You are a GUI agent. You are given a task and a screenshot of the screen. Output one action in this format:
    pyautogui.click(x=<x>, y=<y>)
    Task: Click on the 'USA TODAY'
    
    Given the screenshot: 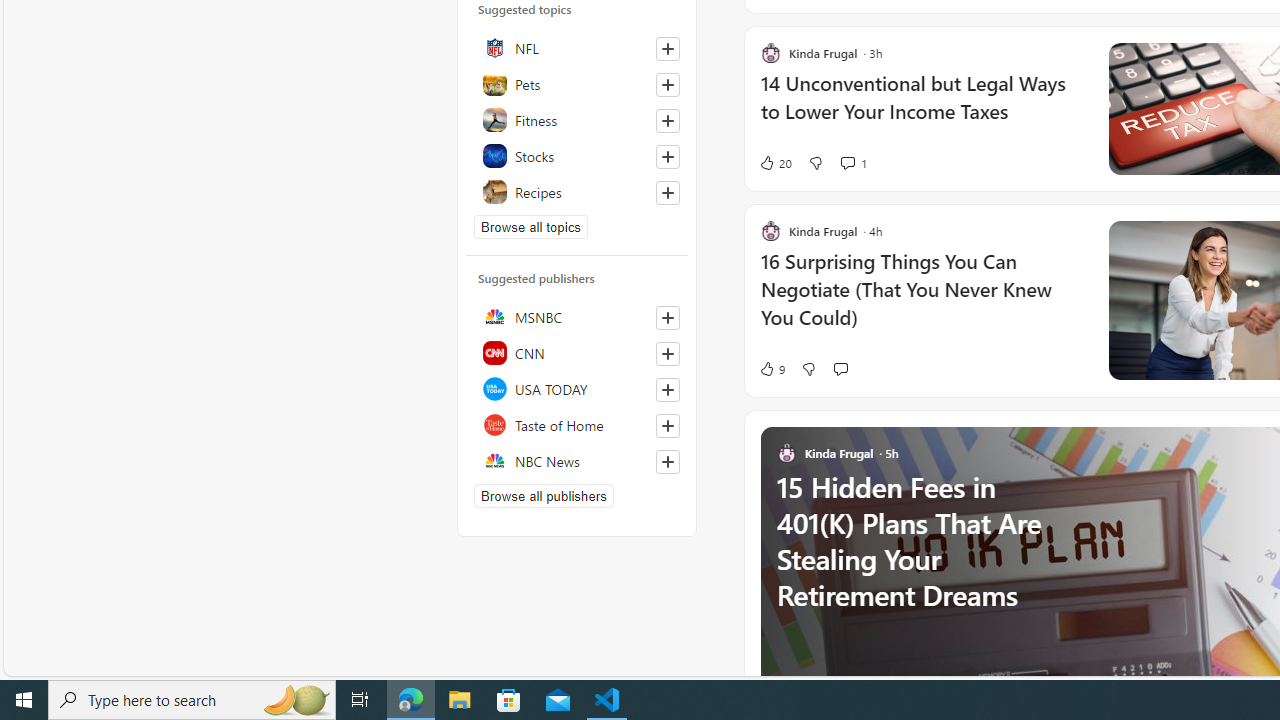 What is the action you would take?
    pyautogui.click(x=576, y=389)
    